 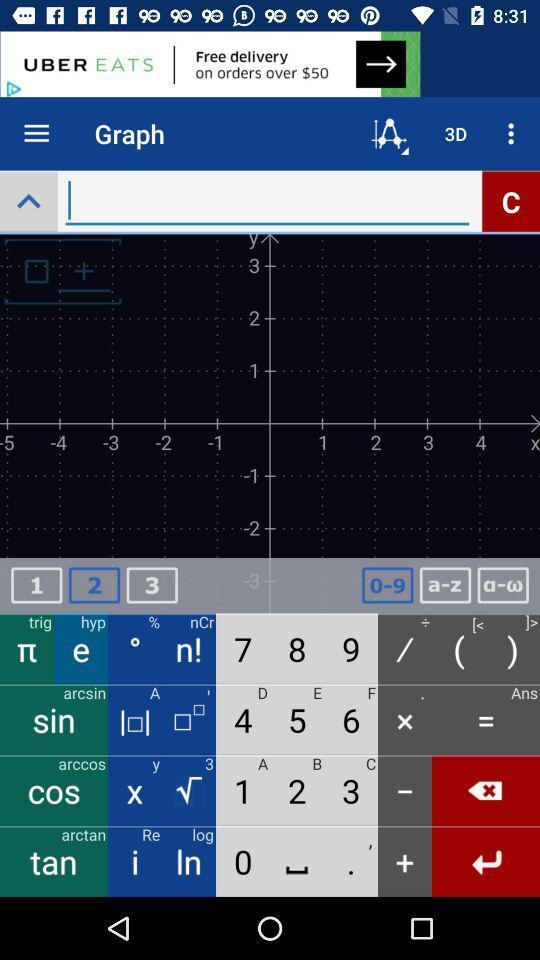 What do you see at coordinates (27, 201) in the screenshot?
I see `up arrow` at bounding box center [27, 201].